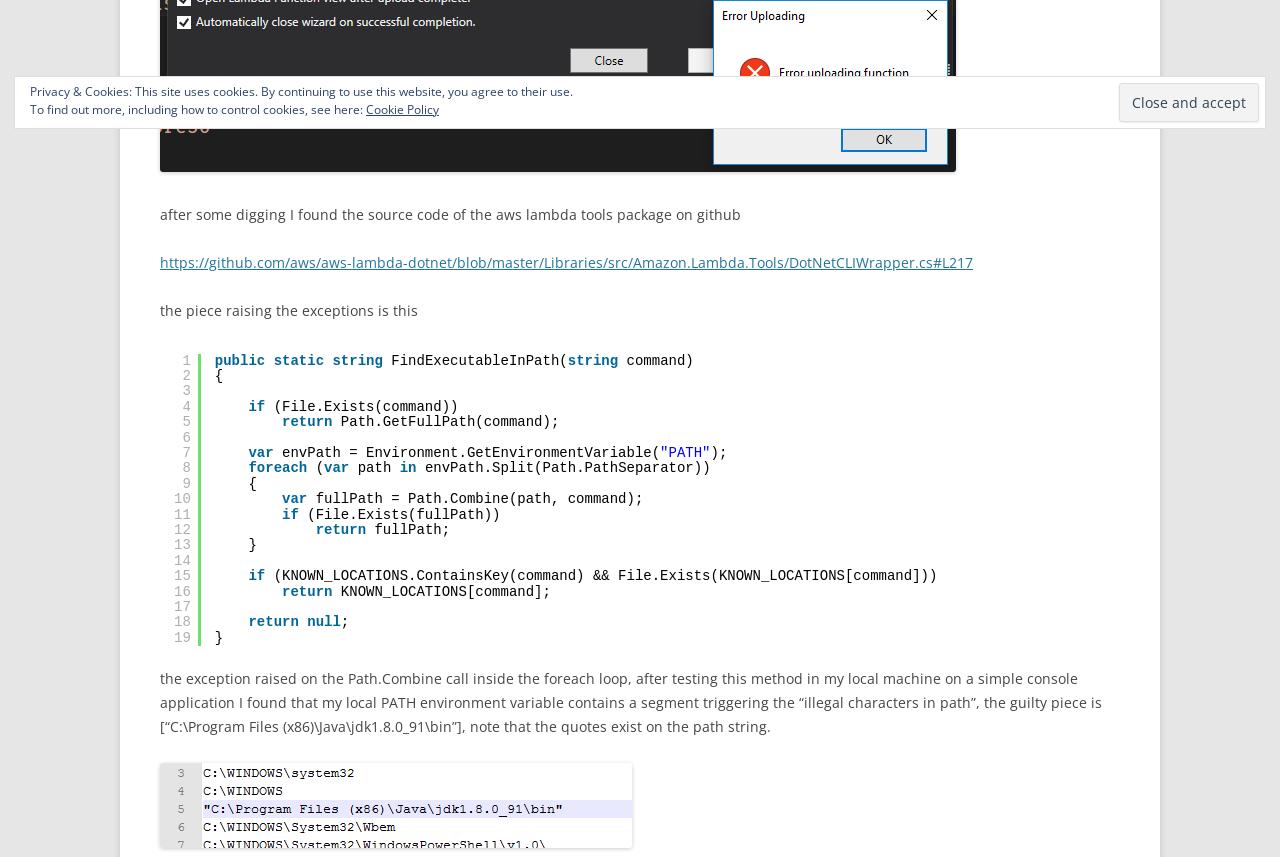 This screenshot has width=1280, height=857. Describe the element at coordinates (272, 575) in the screenshot. I see `'(KNOWN_LOCATIONS.ContainsKey(command) && File.Exists(KNOWN_LOCATIONS[command]))'` at that location.